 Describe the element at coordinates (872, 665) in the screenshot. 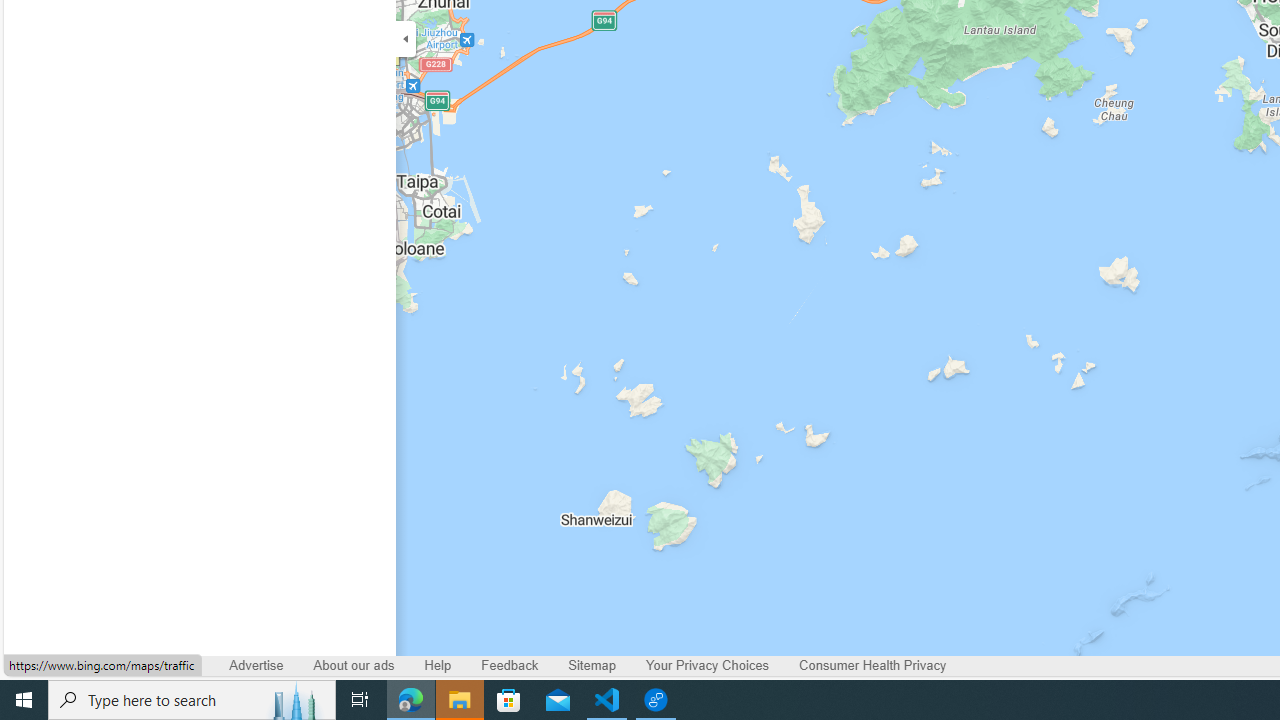

I see `'Consumer Health Privacy'` at that location.